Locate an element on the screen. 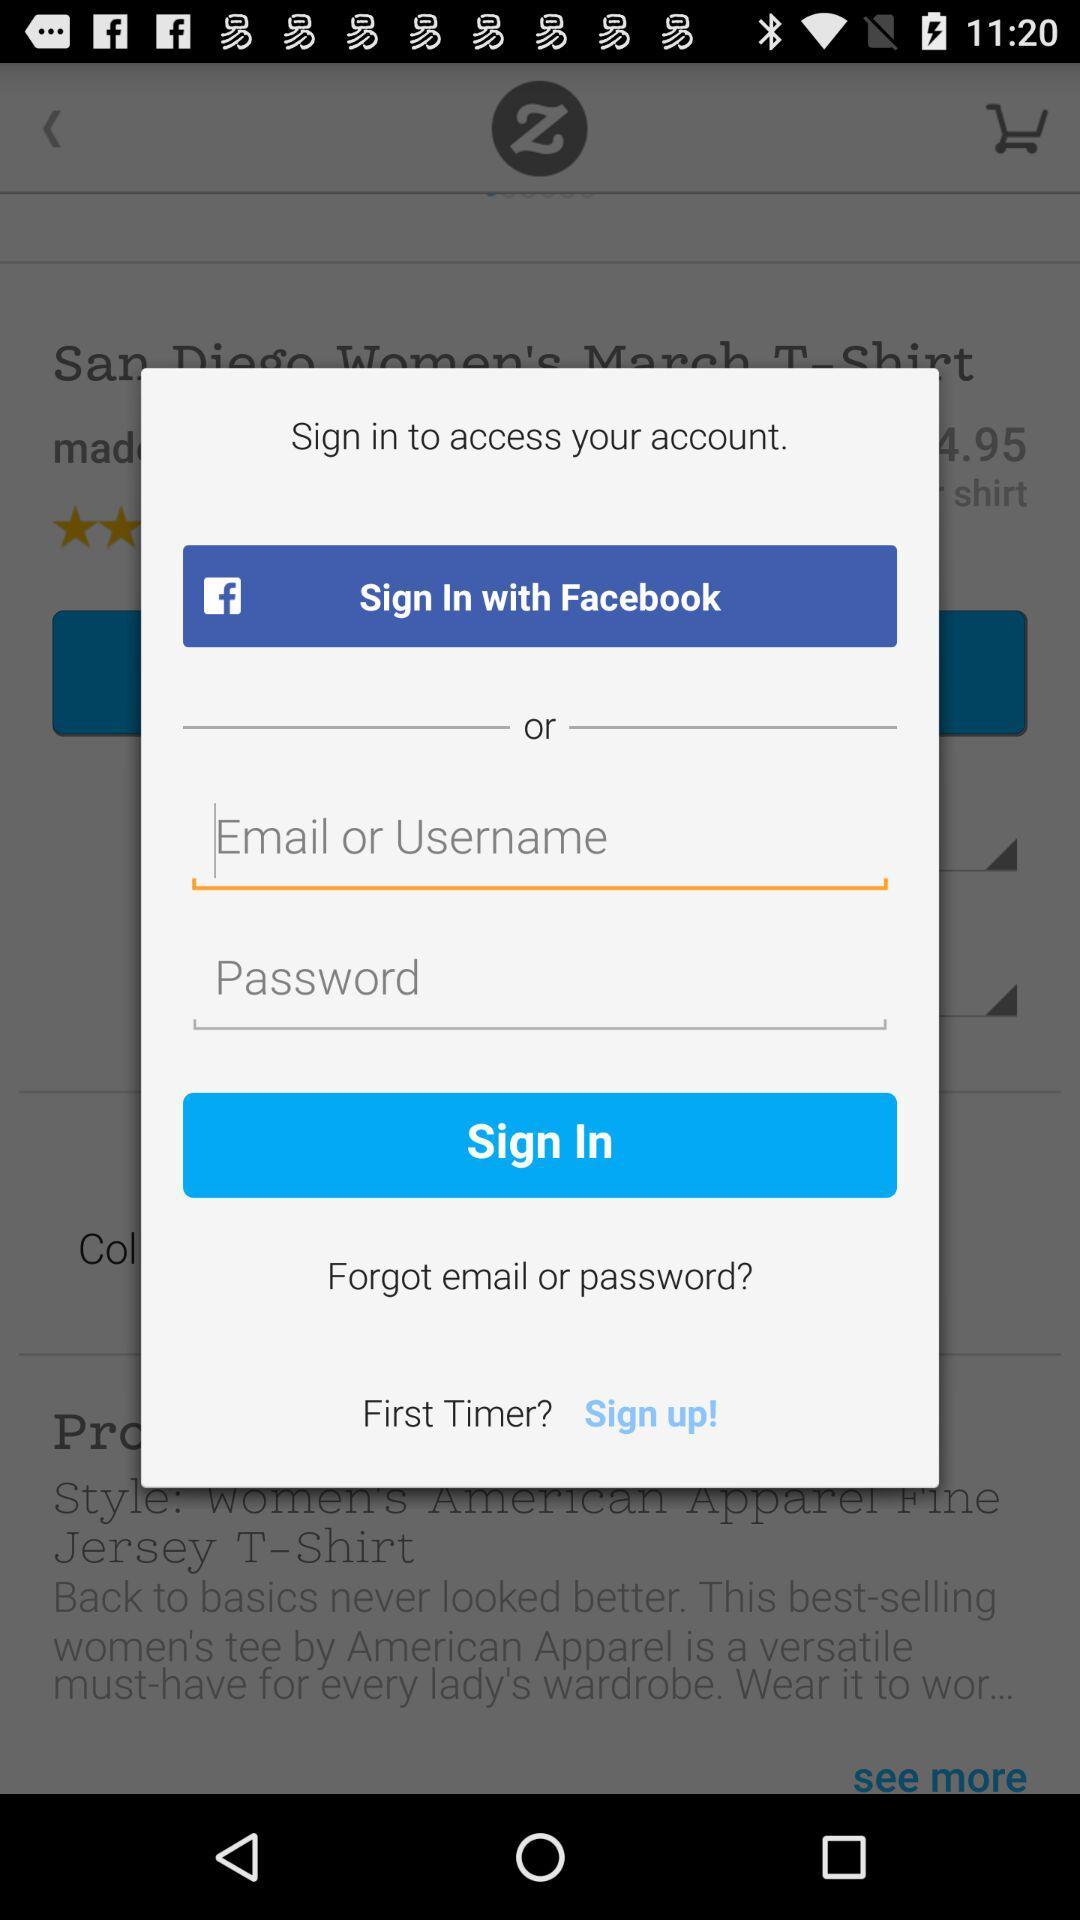 The width and height of the screenshot is (1080, 1920). your password is located at coordinates (540, 982).